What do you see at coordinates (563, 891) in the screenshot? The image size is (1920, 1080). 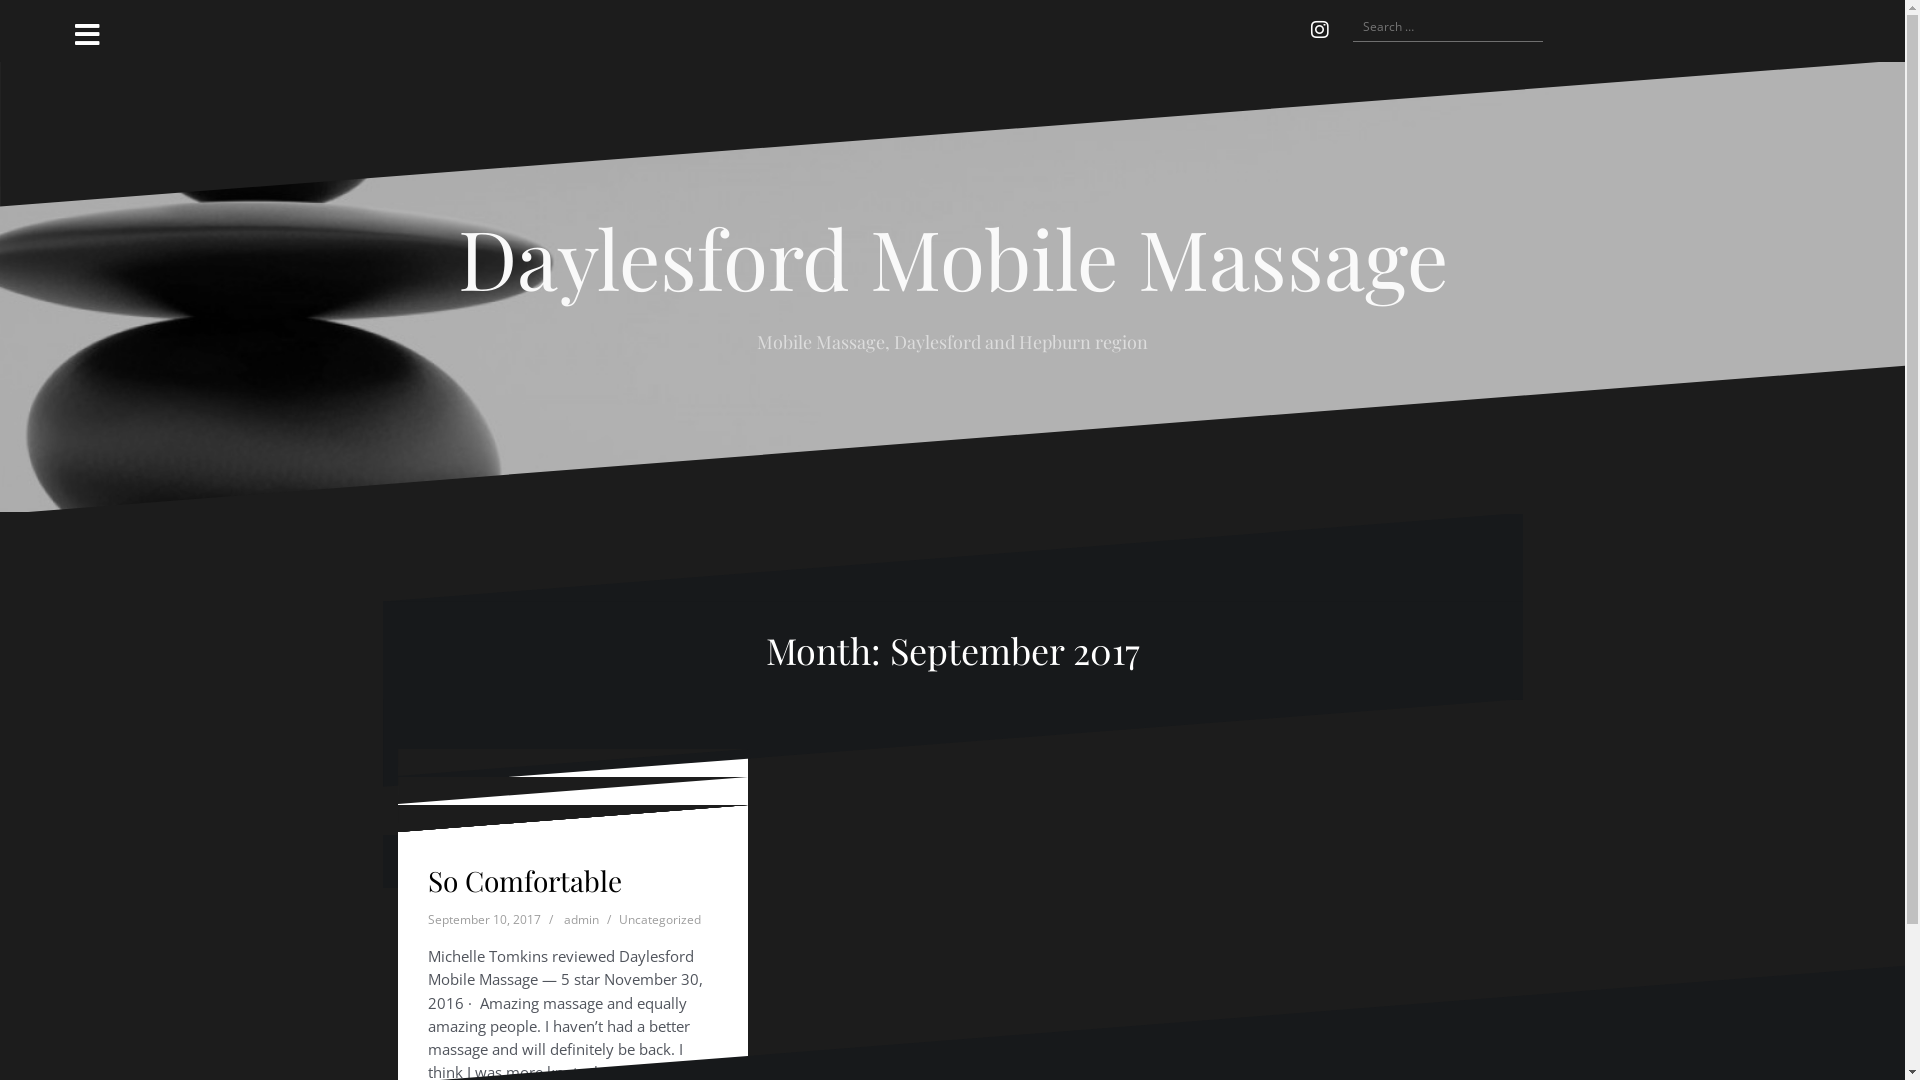 I see `'admin'` at bounding box center [563, 891].